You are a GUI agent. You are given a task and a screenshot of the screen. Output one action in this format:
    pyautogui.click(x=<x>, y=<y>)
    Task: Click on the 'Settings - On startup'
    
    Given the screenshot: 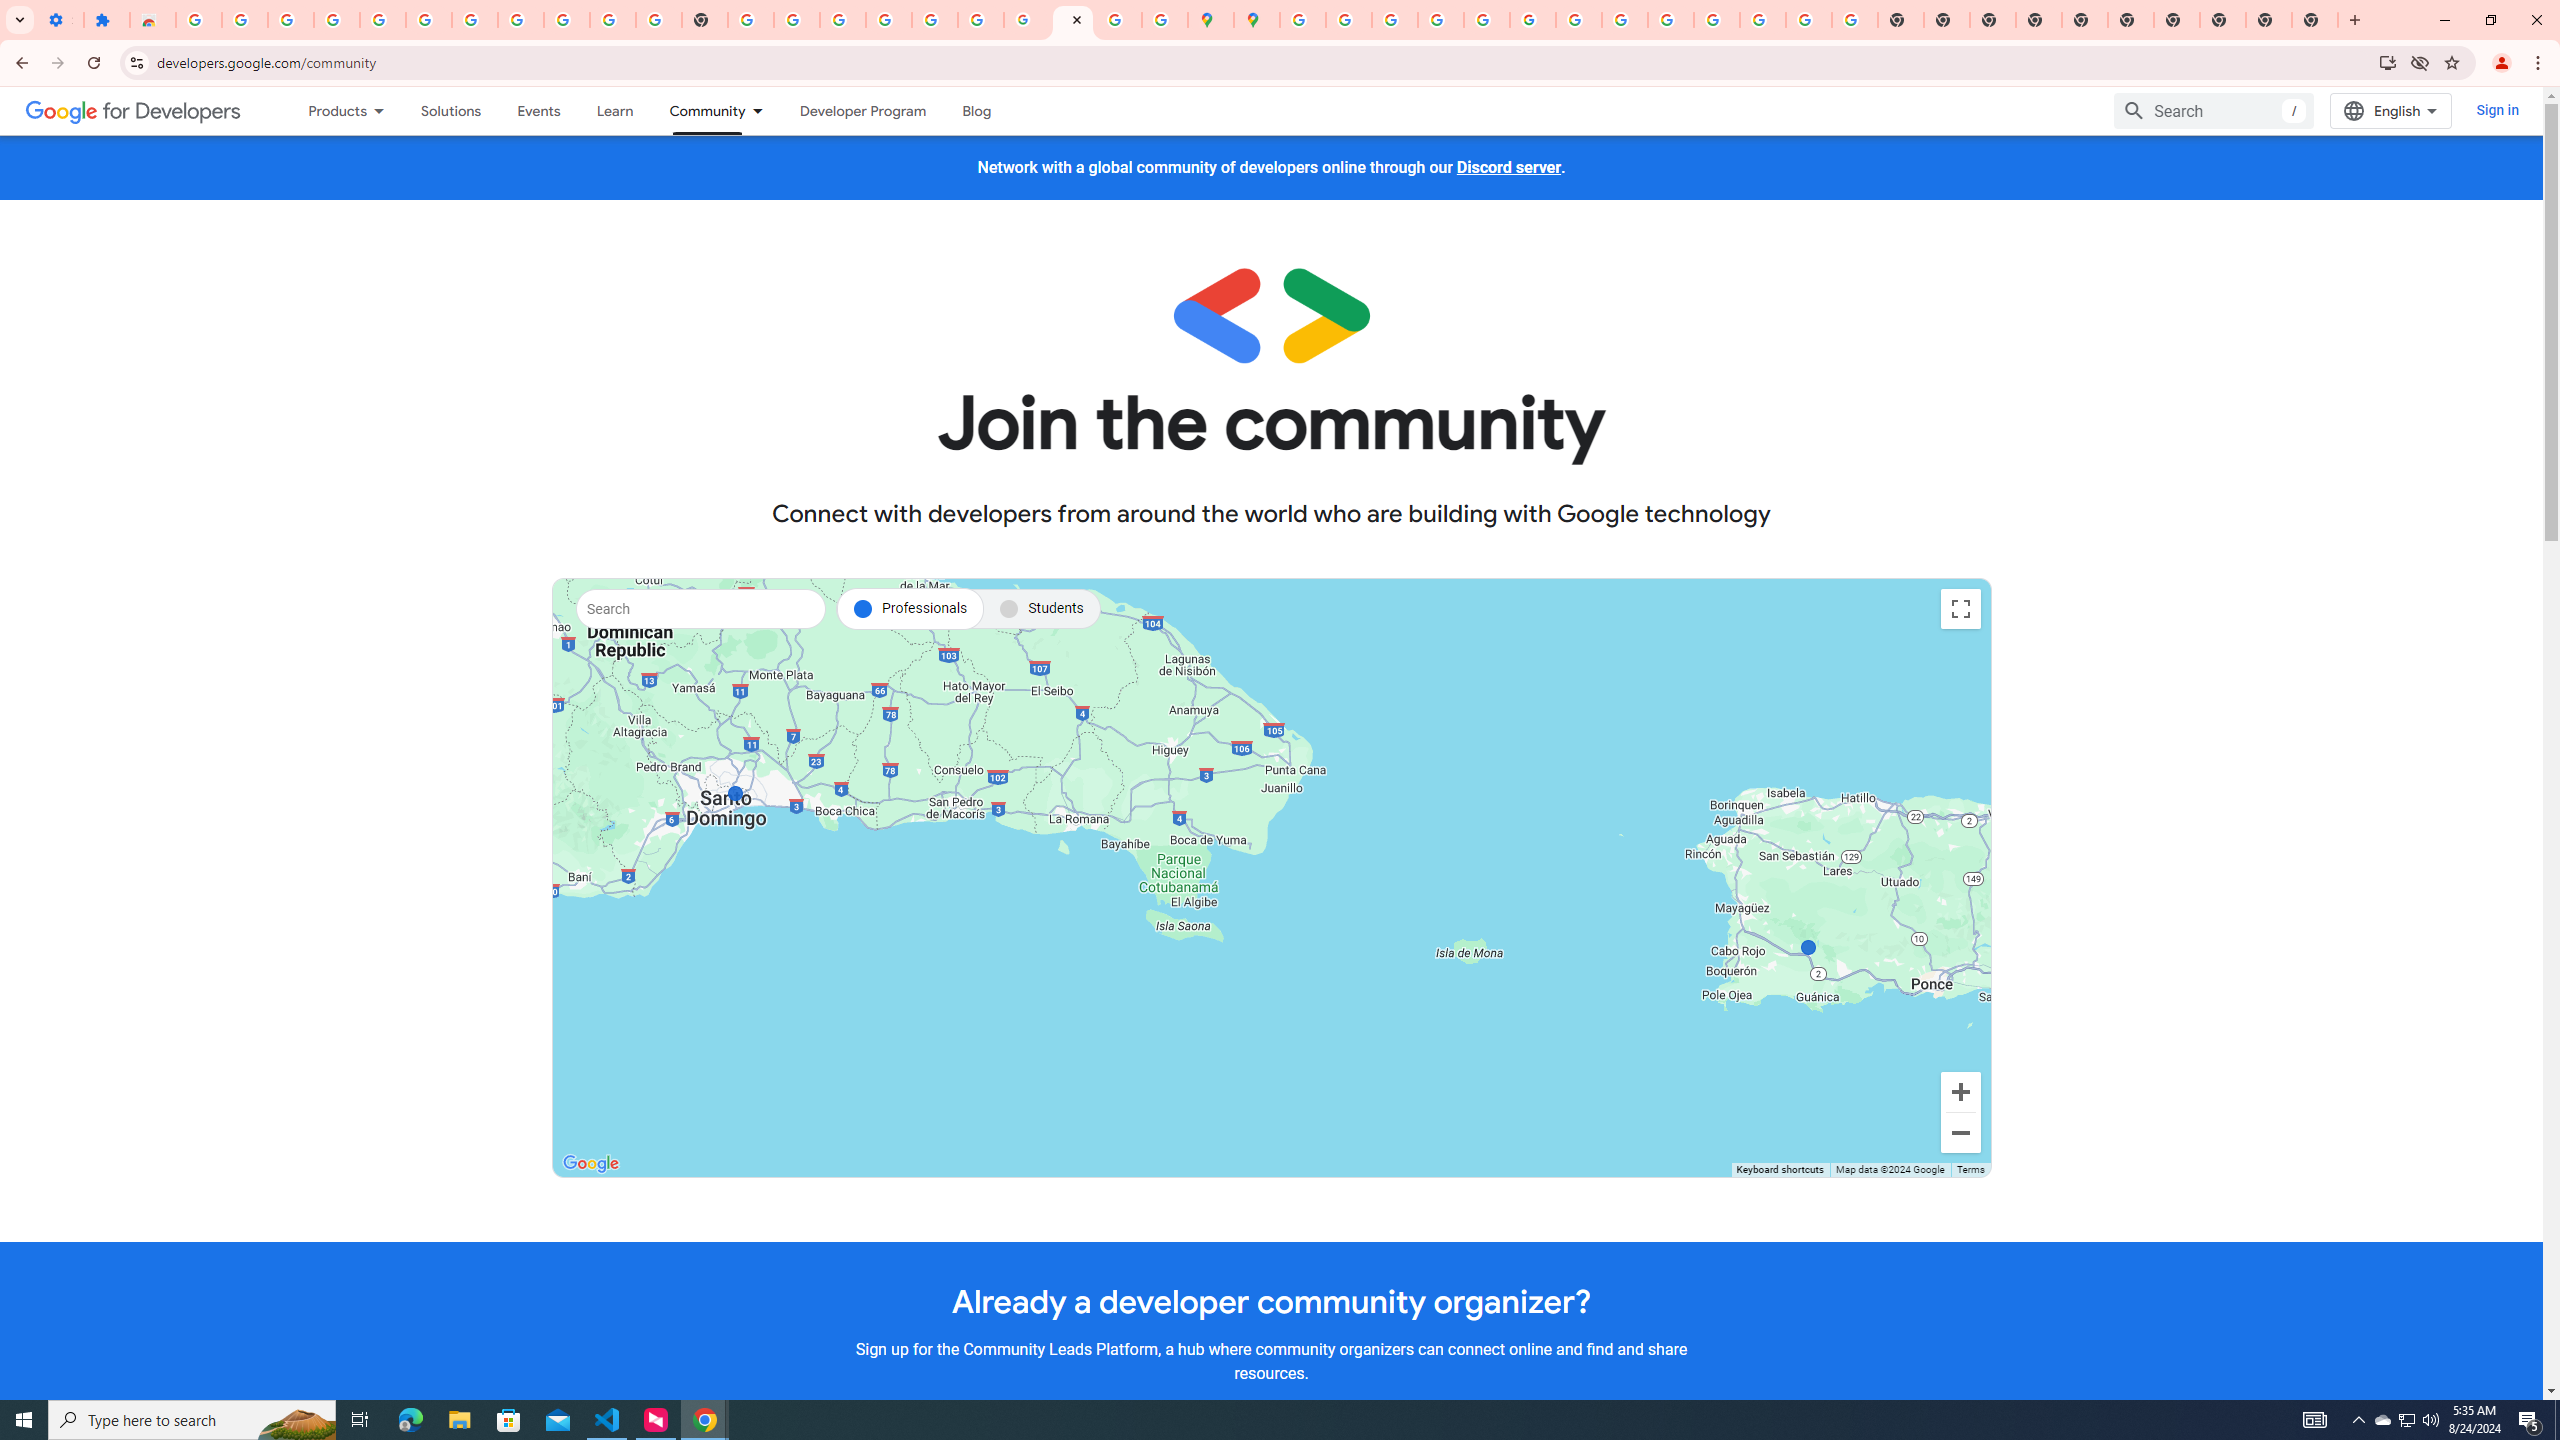 What is the action you would take?
    pyautogui.click(x=60, y=19)
    